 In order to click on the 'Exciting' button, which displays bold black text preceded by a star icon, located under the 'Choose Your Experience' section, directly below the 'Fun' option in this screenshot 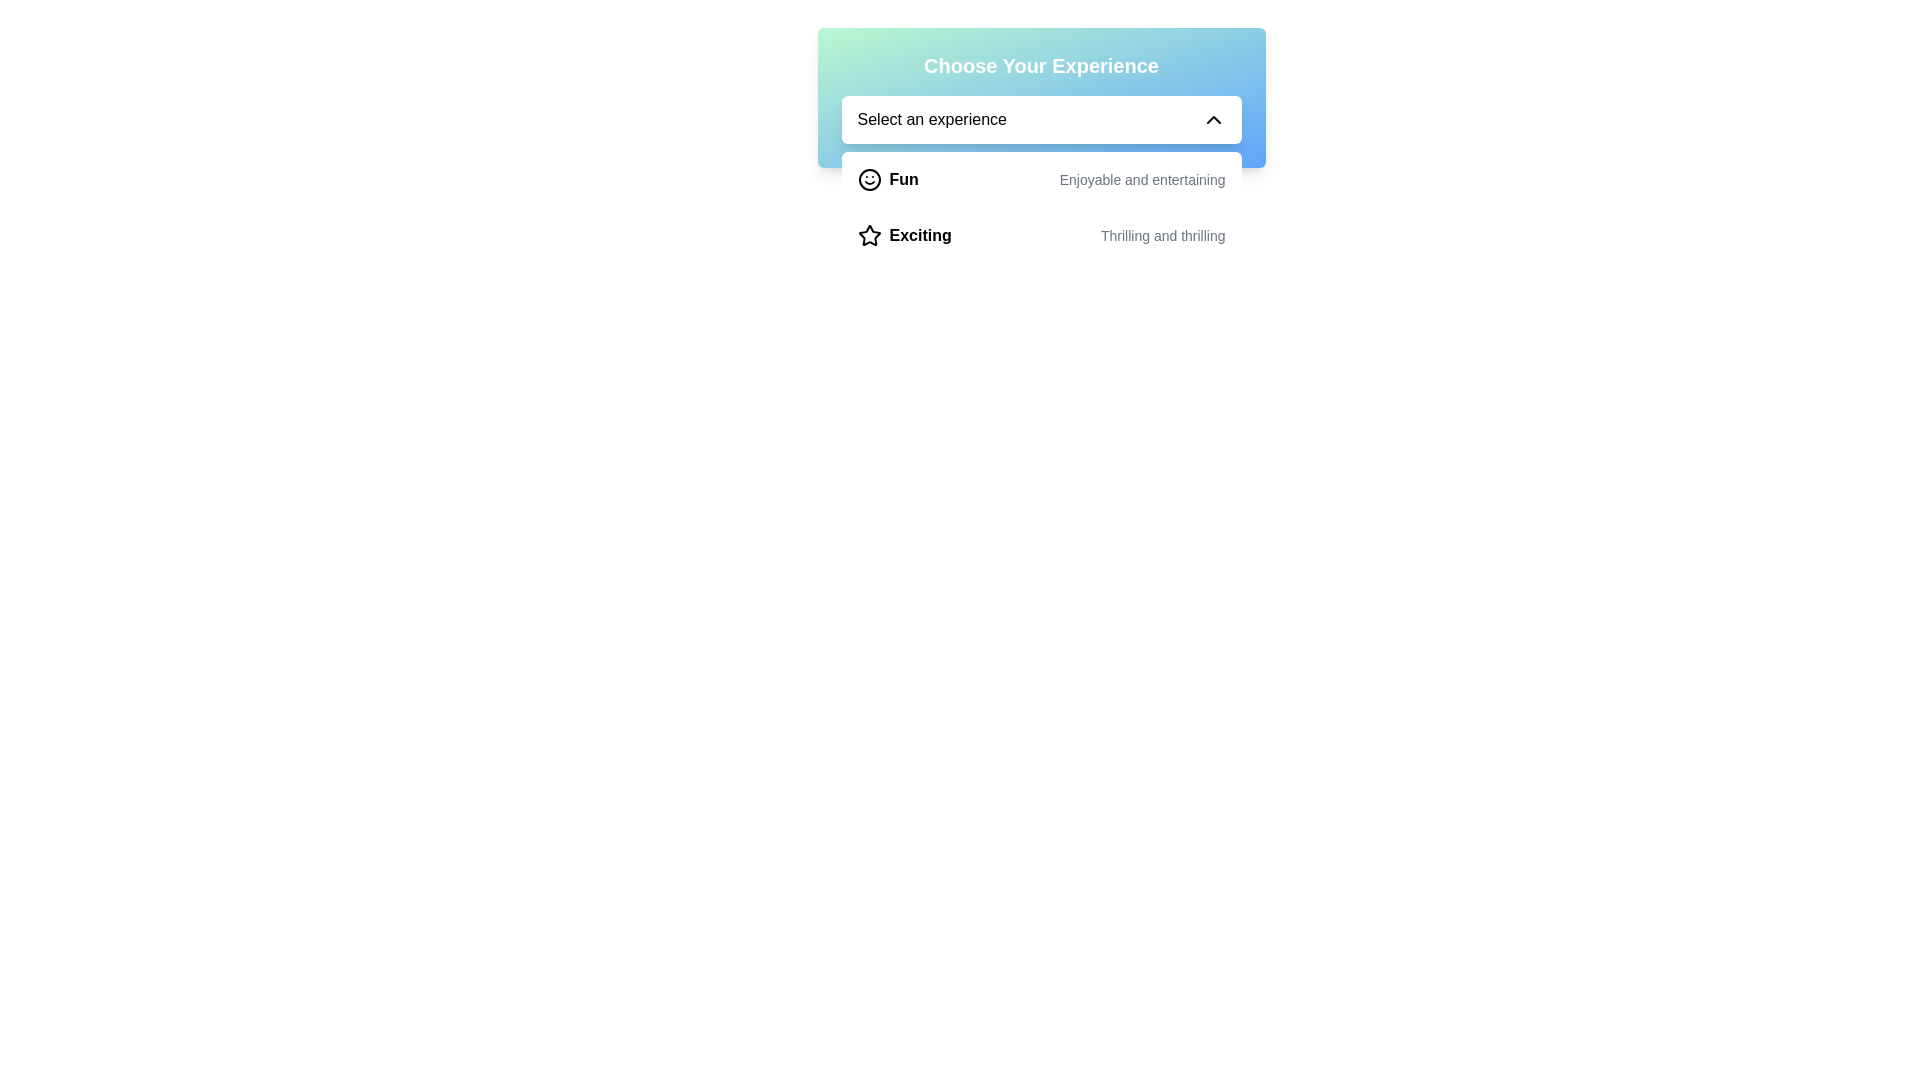, I will do `click(903, 234)`.